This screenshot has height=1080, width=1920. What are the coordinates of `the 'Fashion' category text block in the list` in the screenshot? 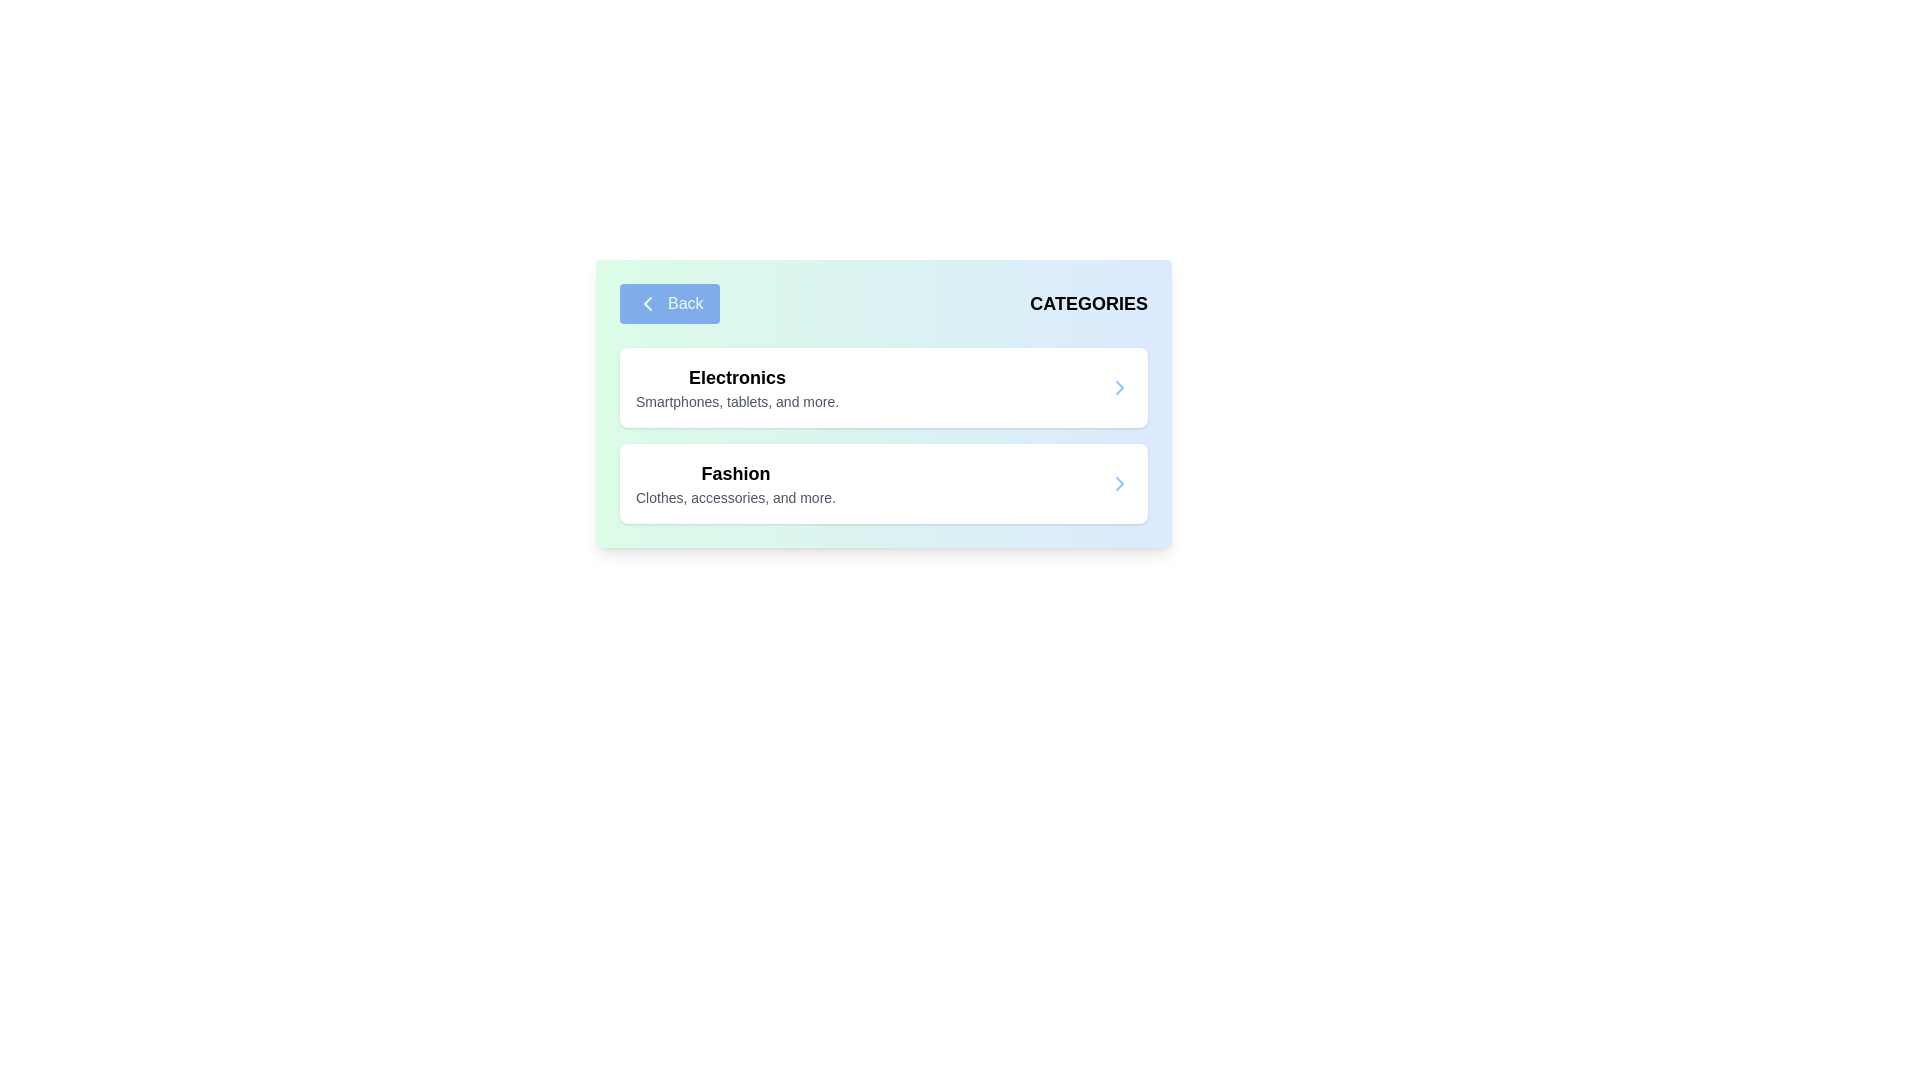 It's located at (734, 483).